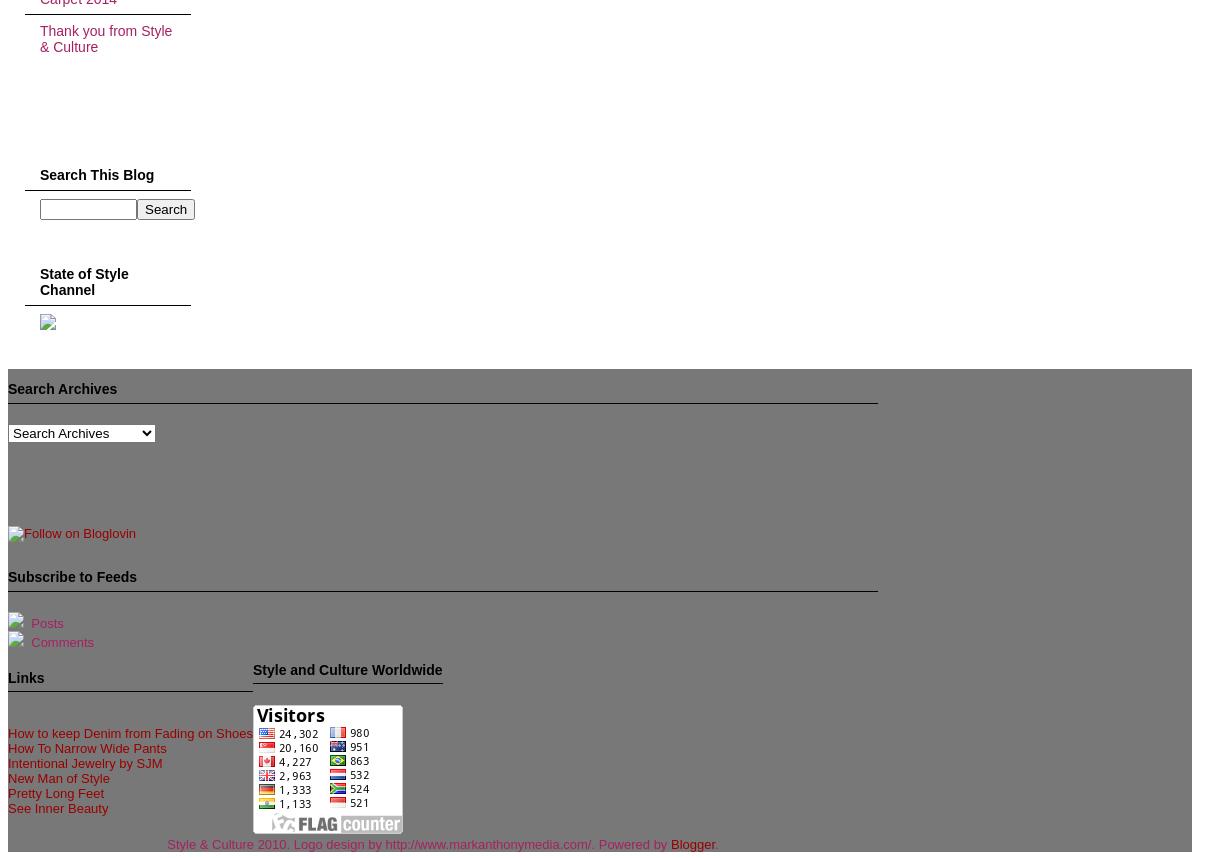 The image size is (1208, 858). I want to click on 'Subscribe to Feeds', so click(71, 576).